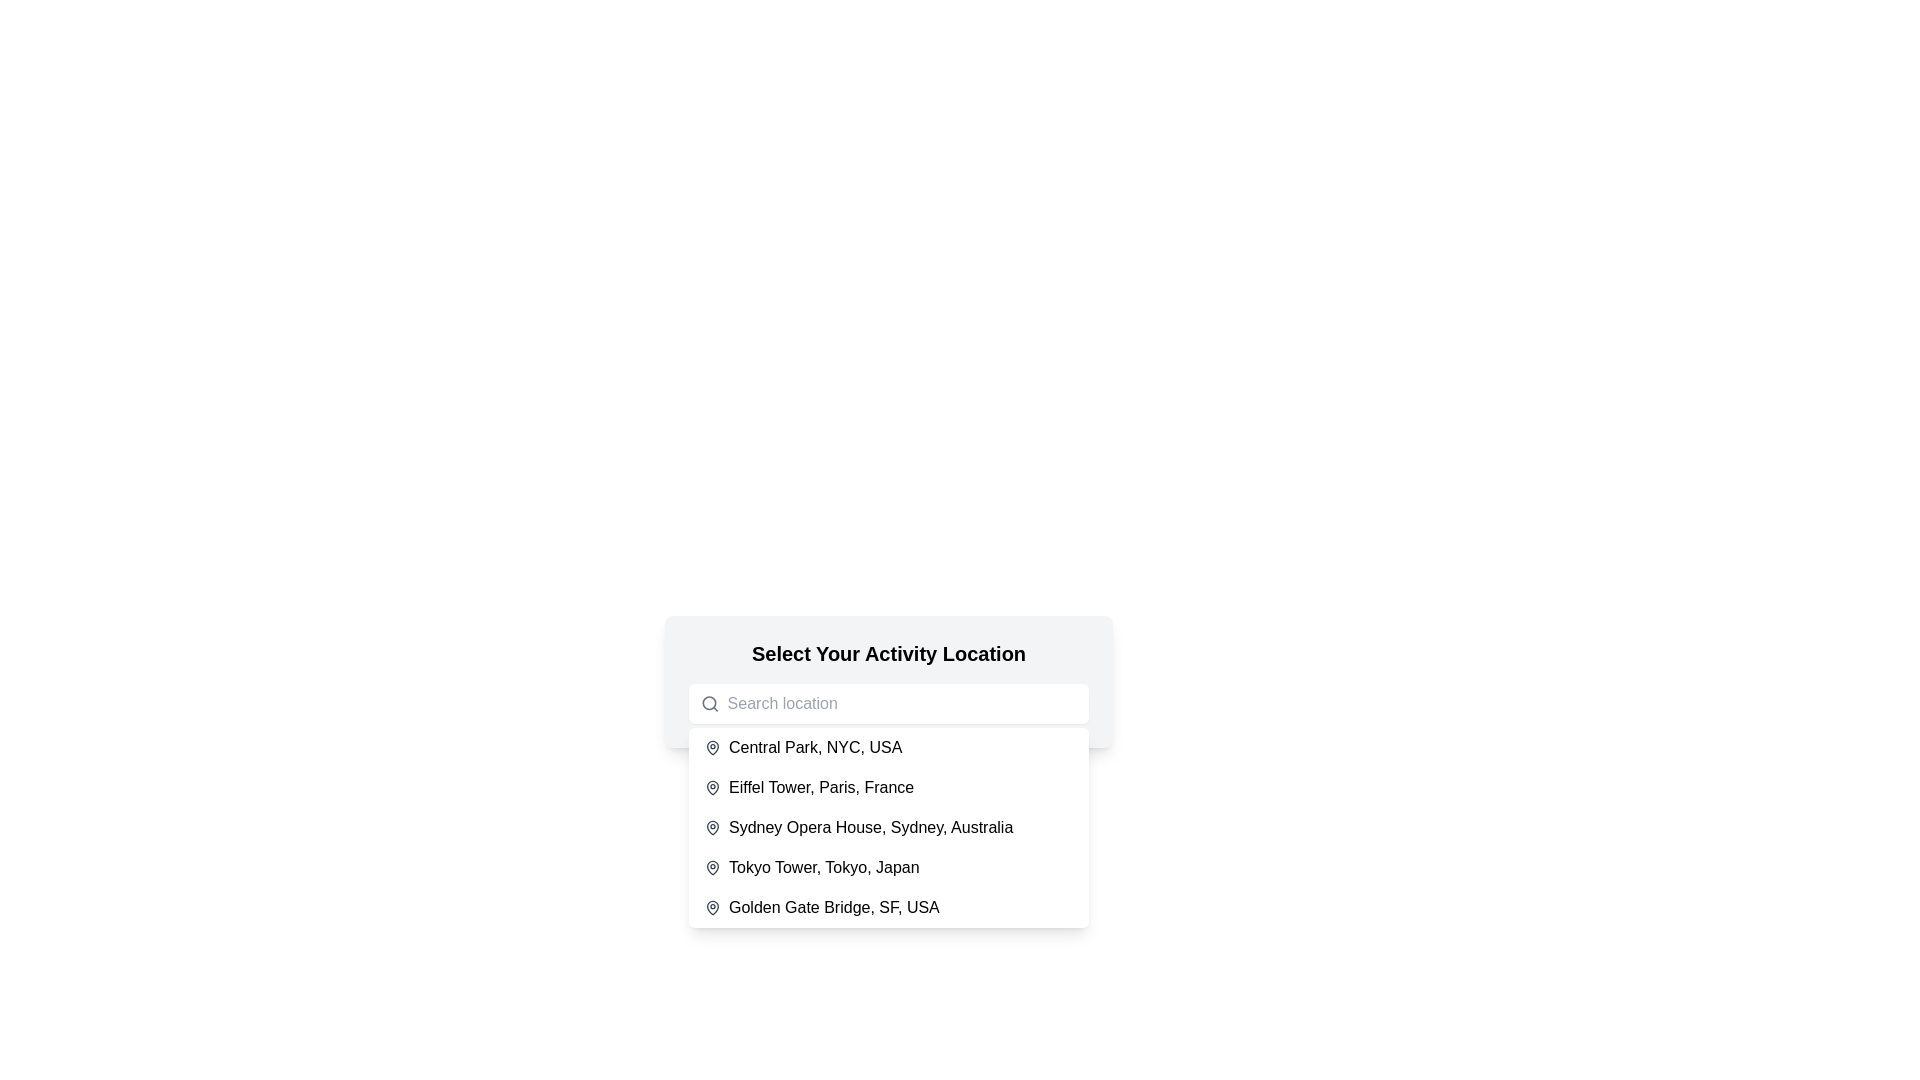 This screenshot has width=1920, height=1080. Describe the element at coordinates (887, 866) in the screenshot. I see `the list item for 'Tokyo Tower, Tokyo, Japan' in the dropdown menu` at that location.